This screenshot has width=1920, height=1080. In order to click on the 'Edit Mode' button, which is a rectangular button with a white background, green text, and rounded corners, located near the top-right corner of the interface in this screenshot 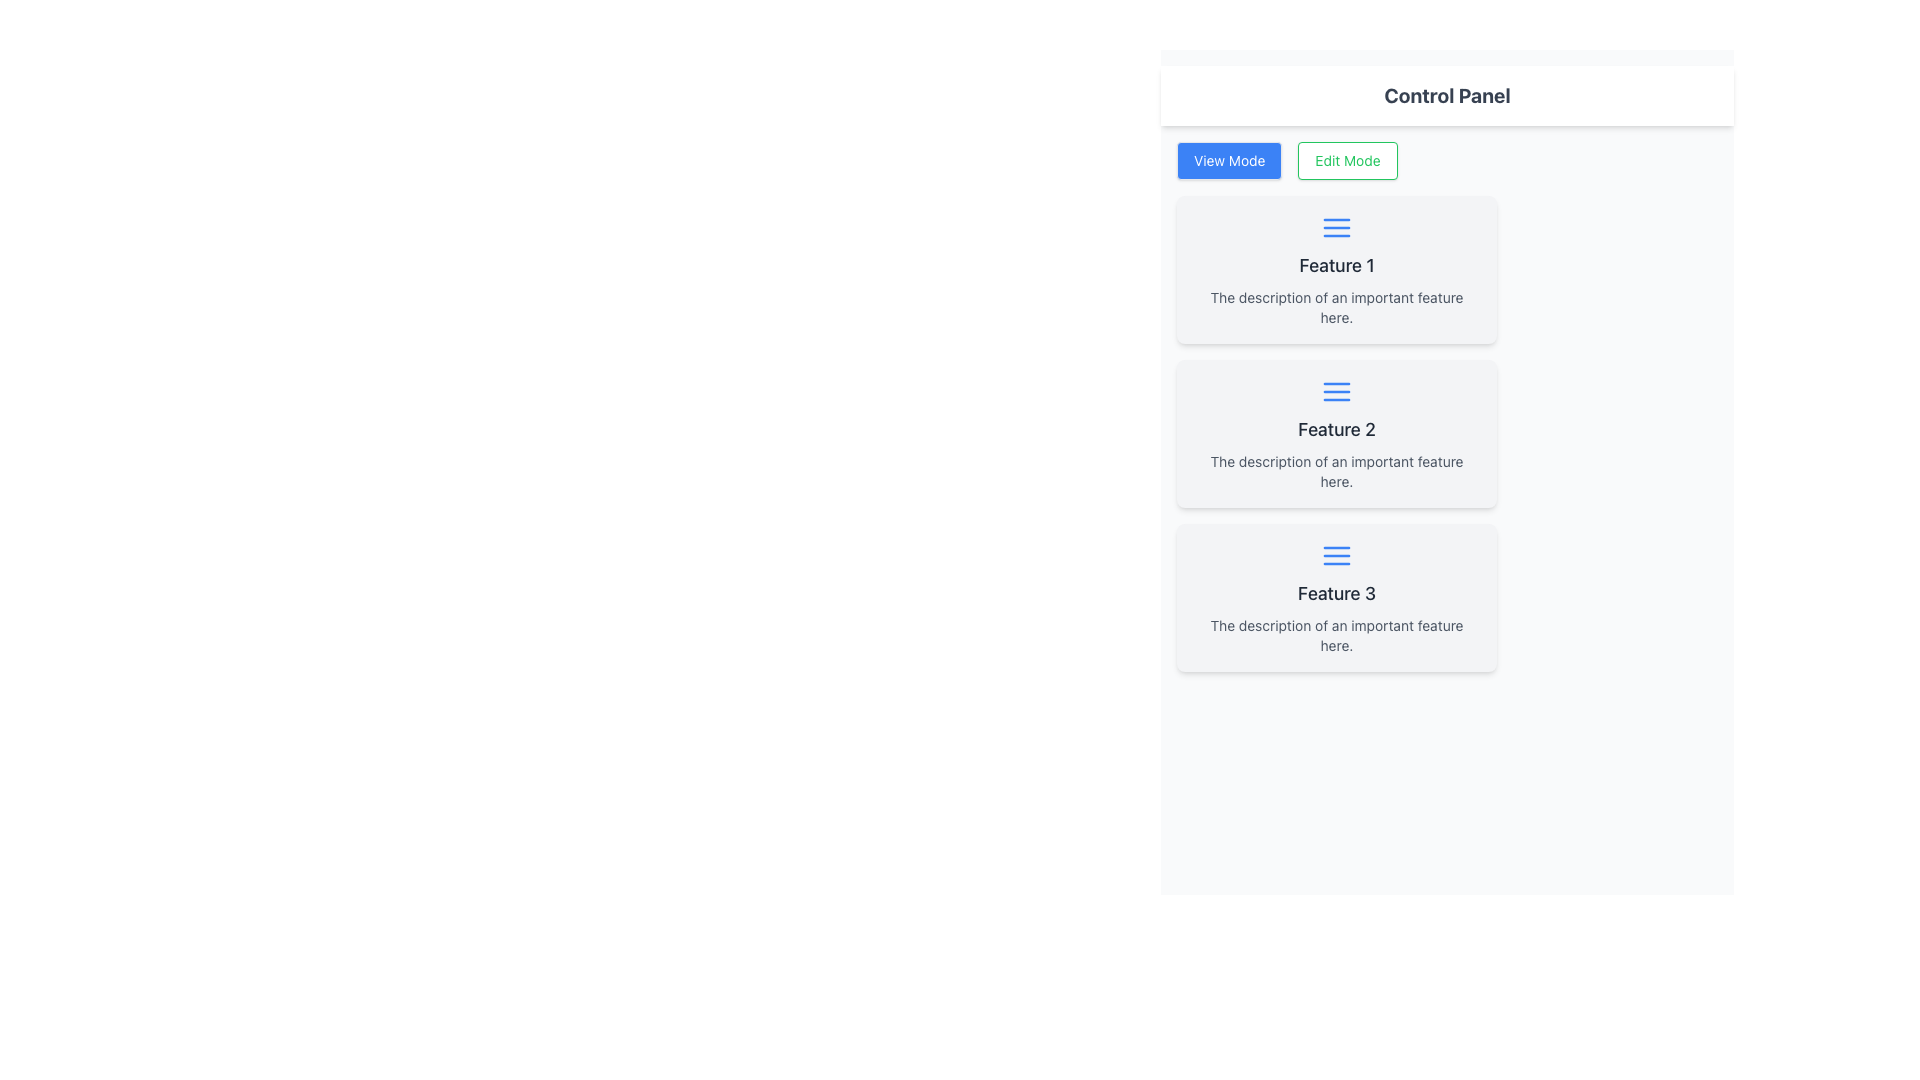, I will do `click(1348, 160)`.